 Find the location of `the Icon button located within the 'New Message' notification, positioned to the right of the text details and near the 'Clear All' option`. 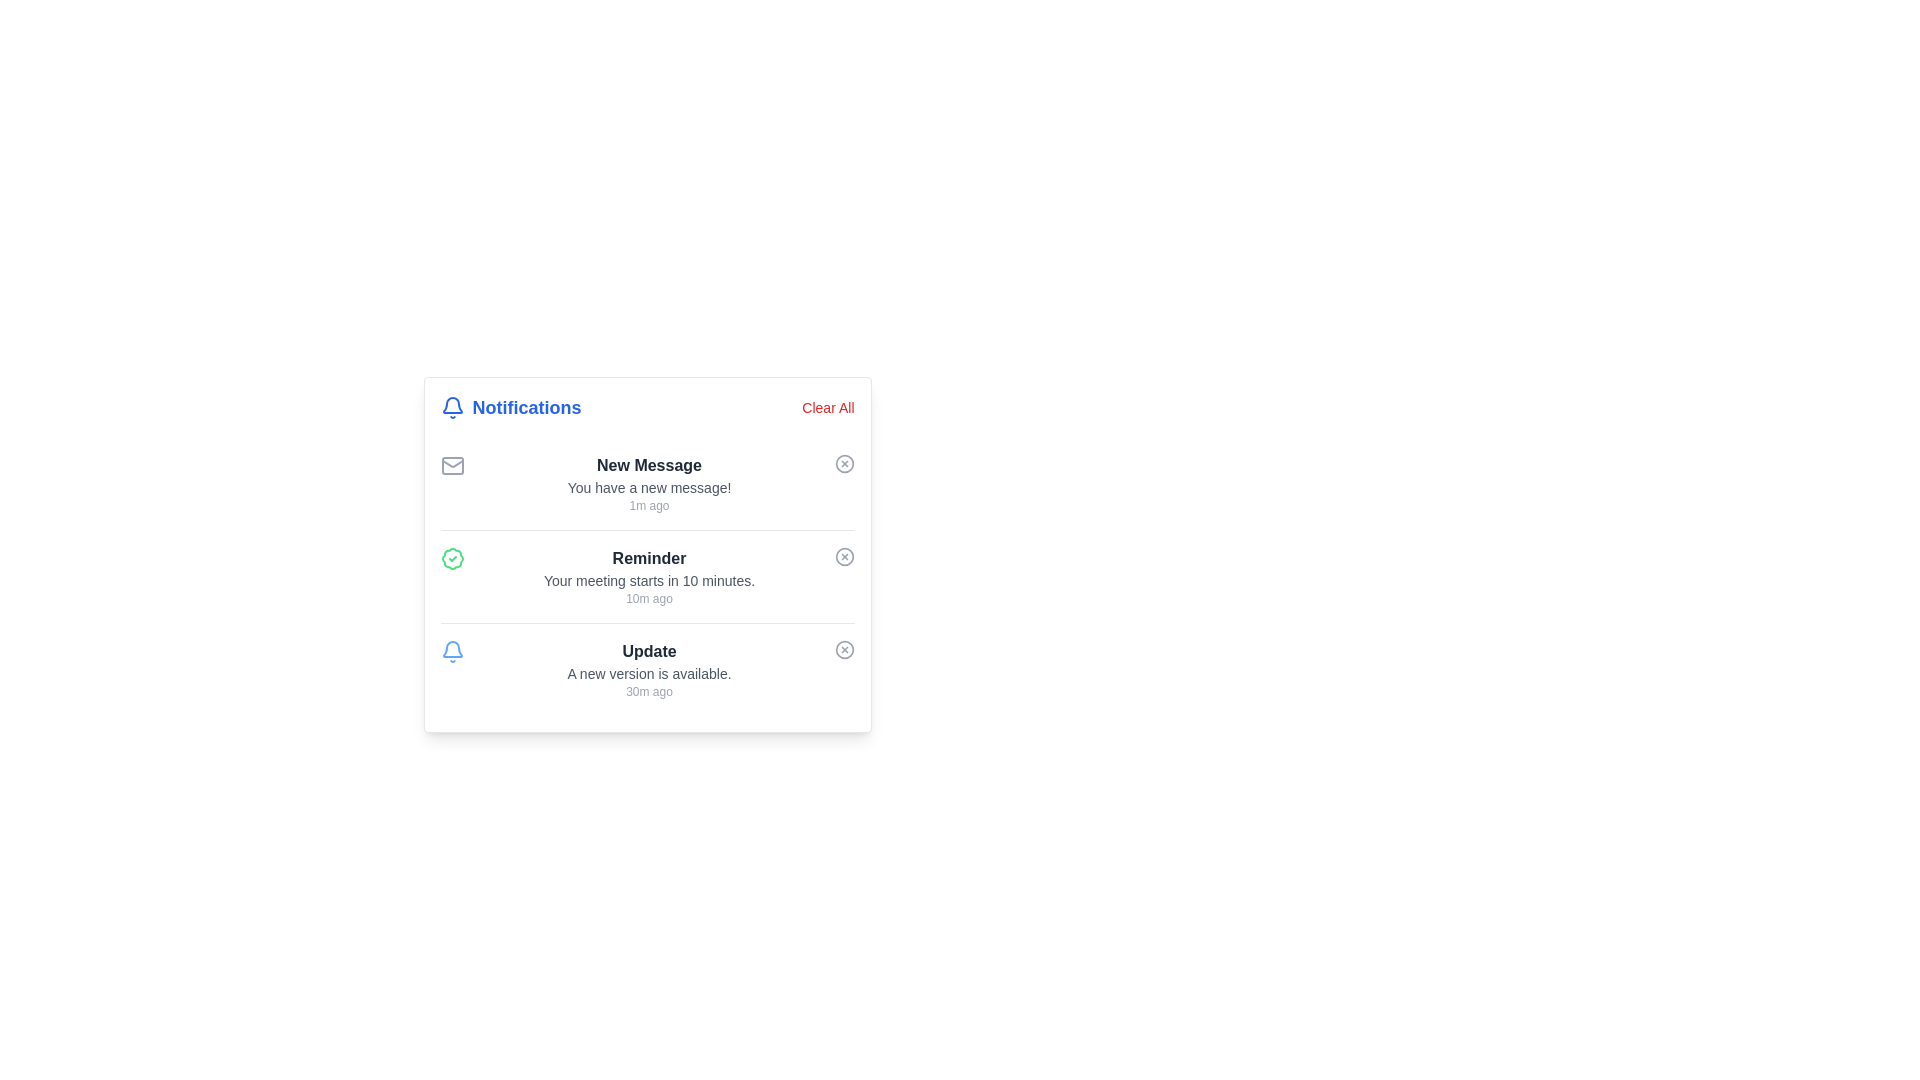

the Icon button located within the 'New Message' notification, positioned to the right of the text details and near the 'Clear All' option is located at coordinates (844, 463).